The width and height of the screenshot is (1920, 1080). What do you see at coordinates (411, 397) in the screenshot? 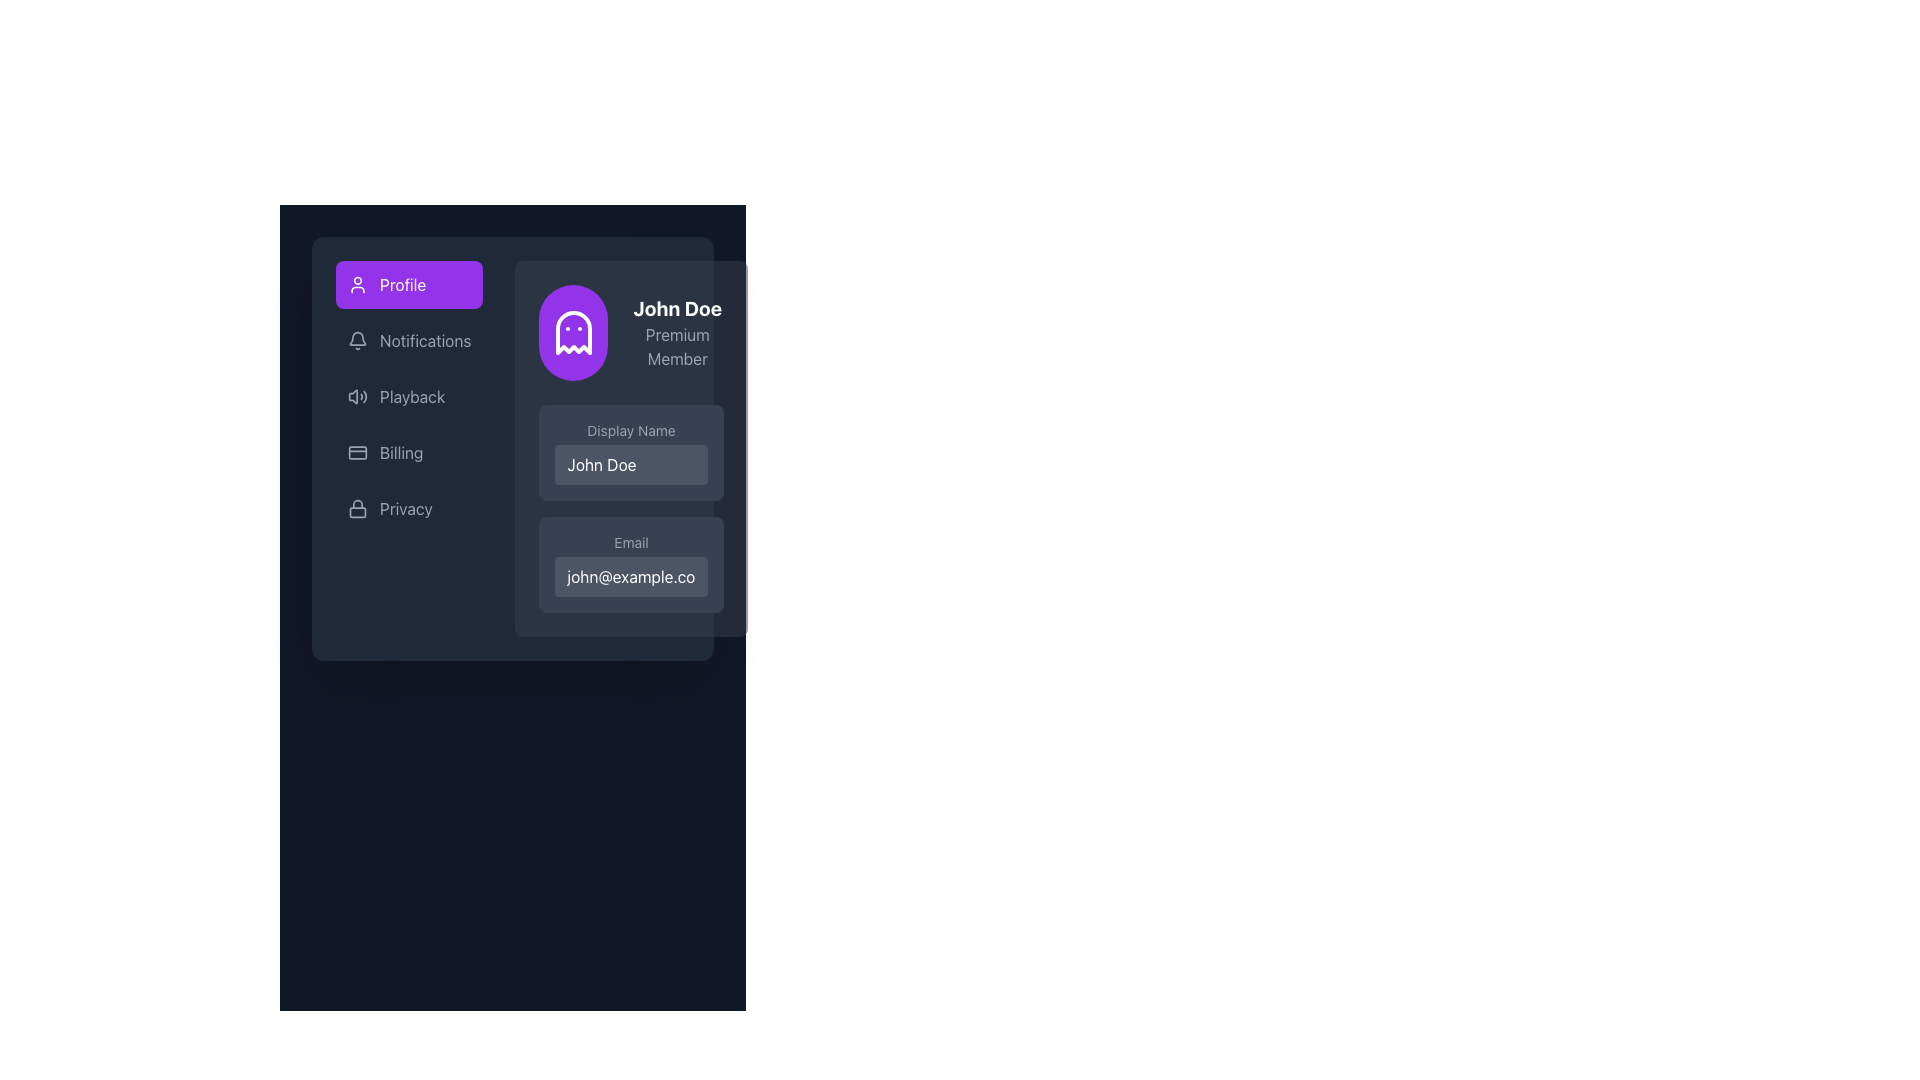
I see `the Text label located in the sidebar menu, positioned below 'Notifications' and above 'Billing'` at bounding box center [411, 397].